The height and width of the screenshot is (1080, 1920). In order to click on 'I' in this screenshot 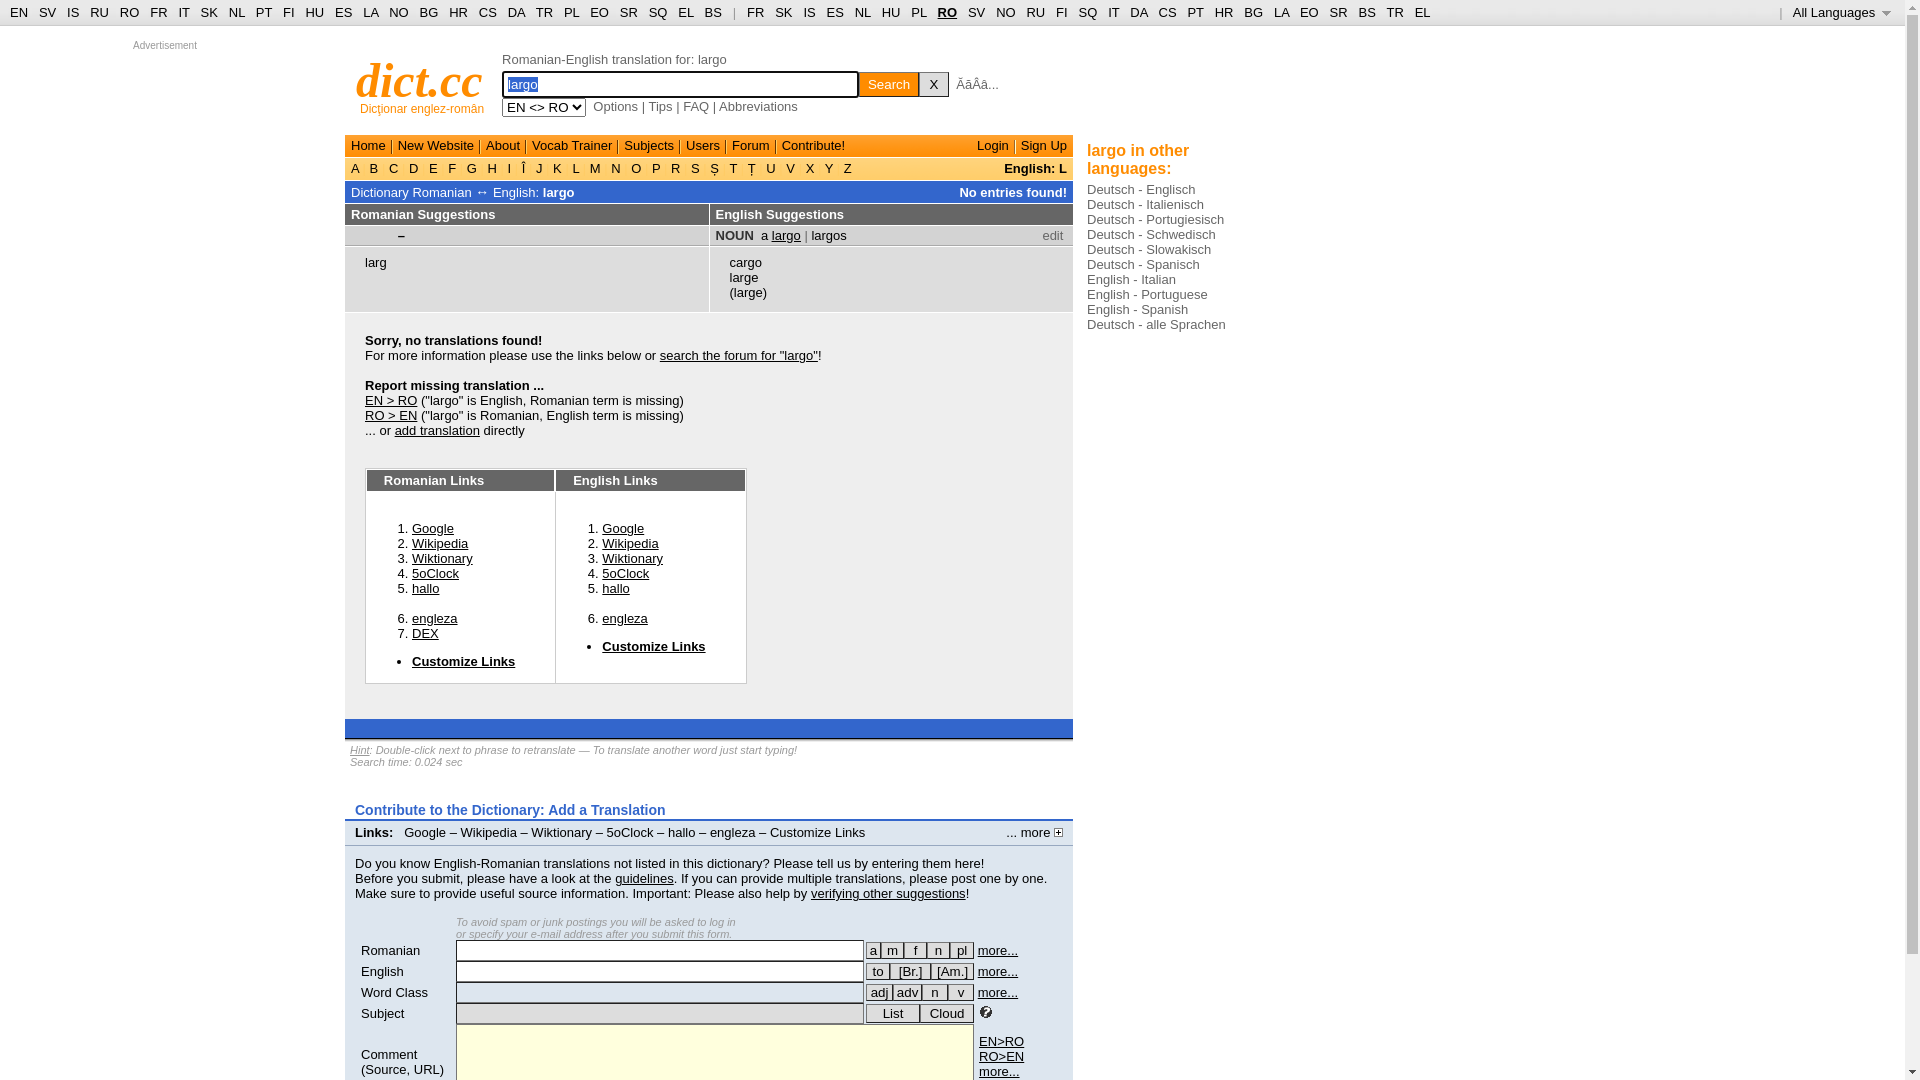, I will do `click(504, 167)`.